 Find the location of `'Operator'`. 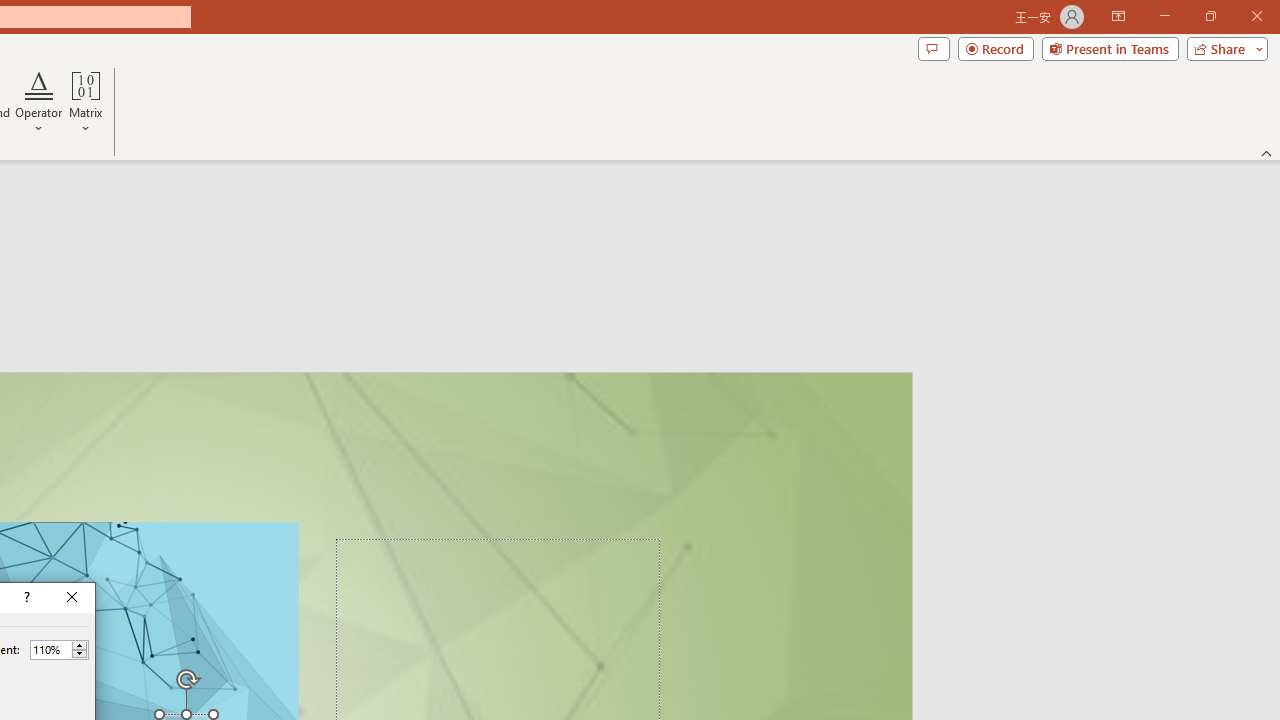

'Operator' is located at coordinates (39, 103).